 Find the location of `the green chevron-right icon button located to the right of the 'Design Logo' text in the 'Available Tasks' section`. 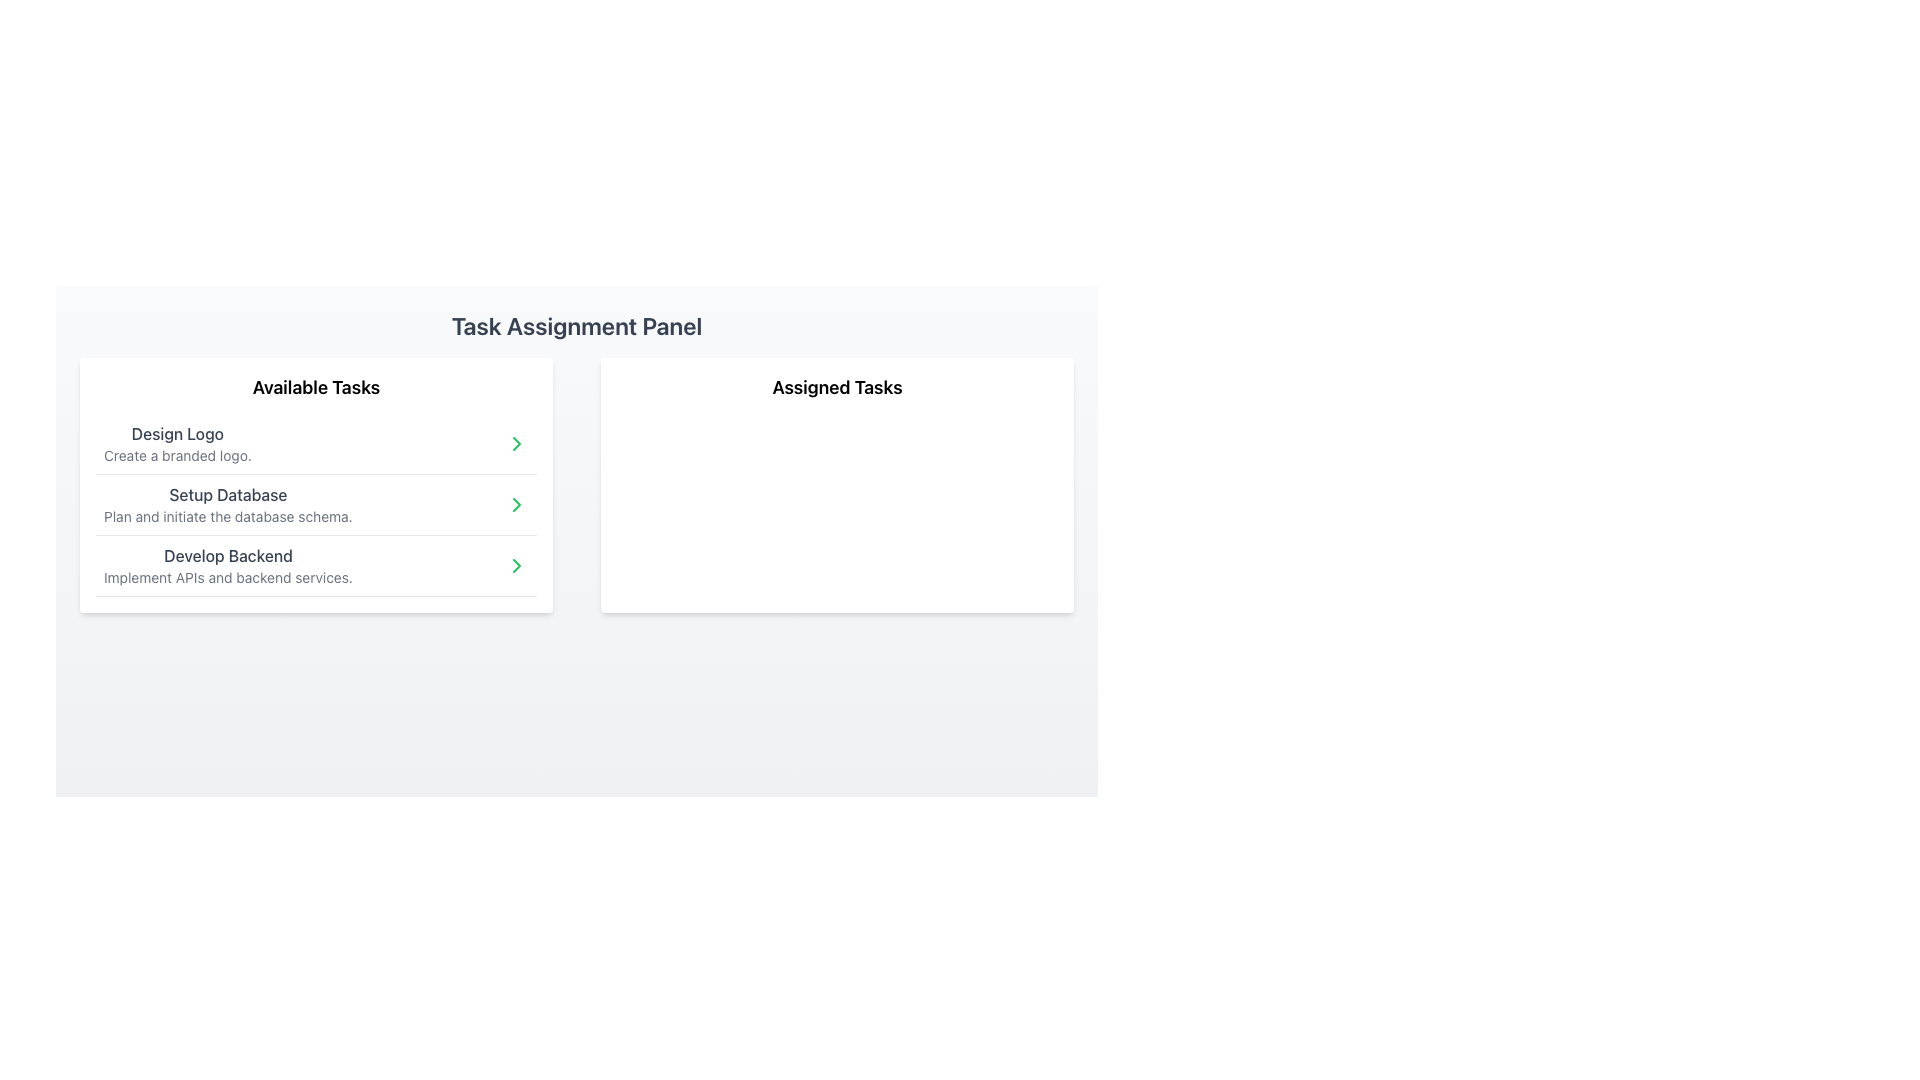

the green chevron-right icon button located to the right of the 'Design Logo' text in the 'Available Tasks' section is located at coordinates (517, 442).